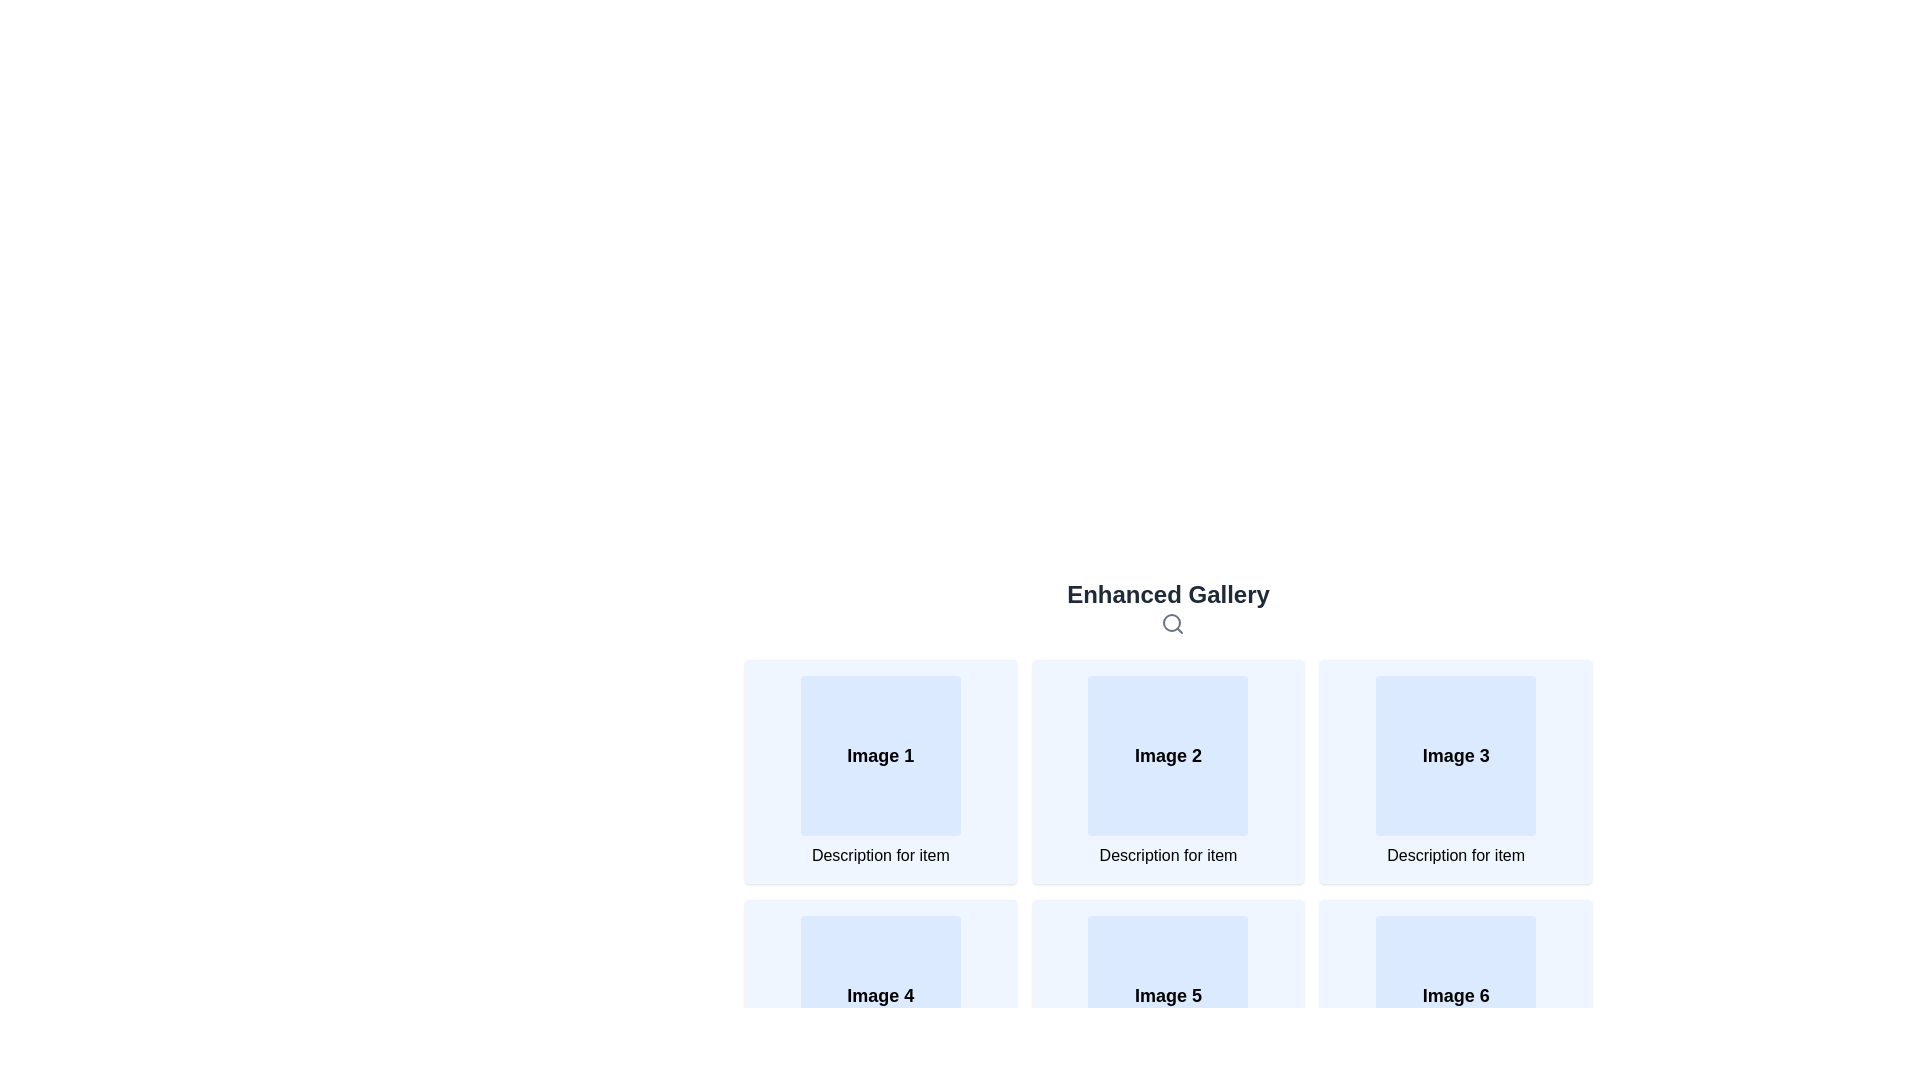  I want to click on the static label providing description for the image item located below the 'Image 3' title in the third card of the first row in the grid layout, so click(1456, 855).